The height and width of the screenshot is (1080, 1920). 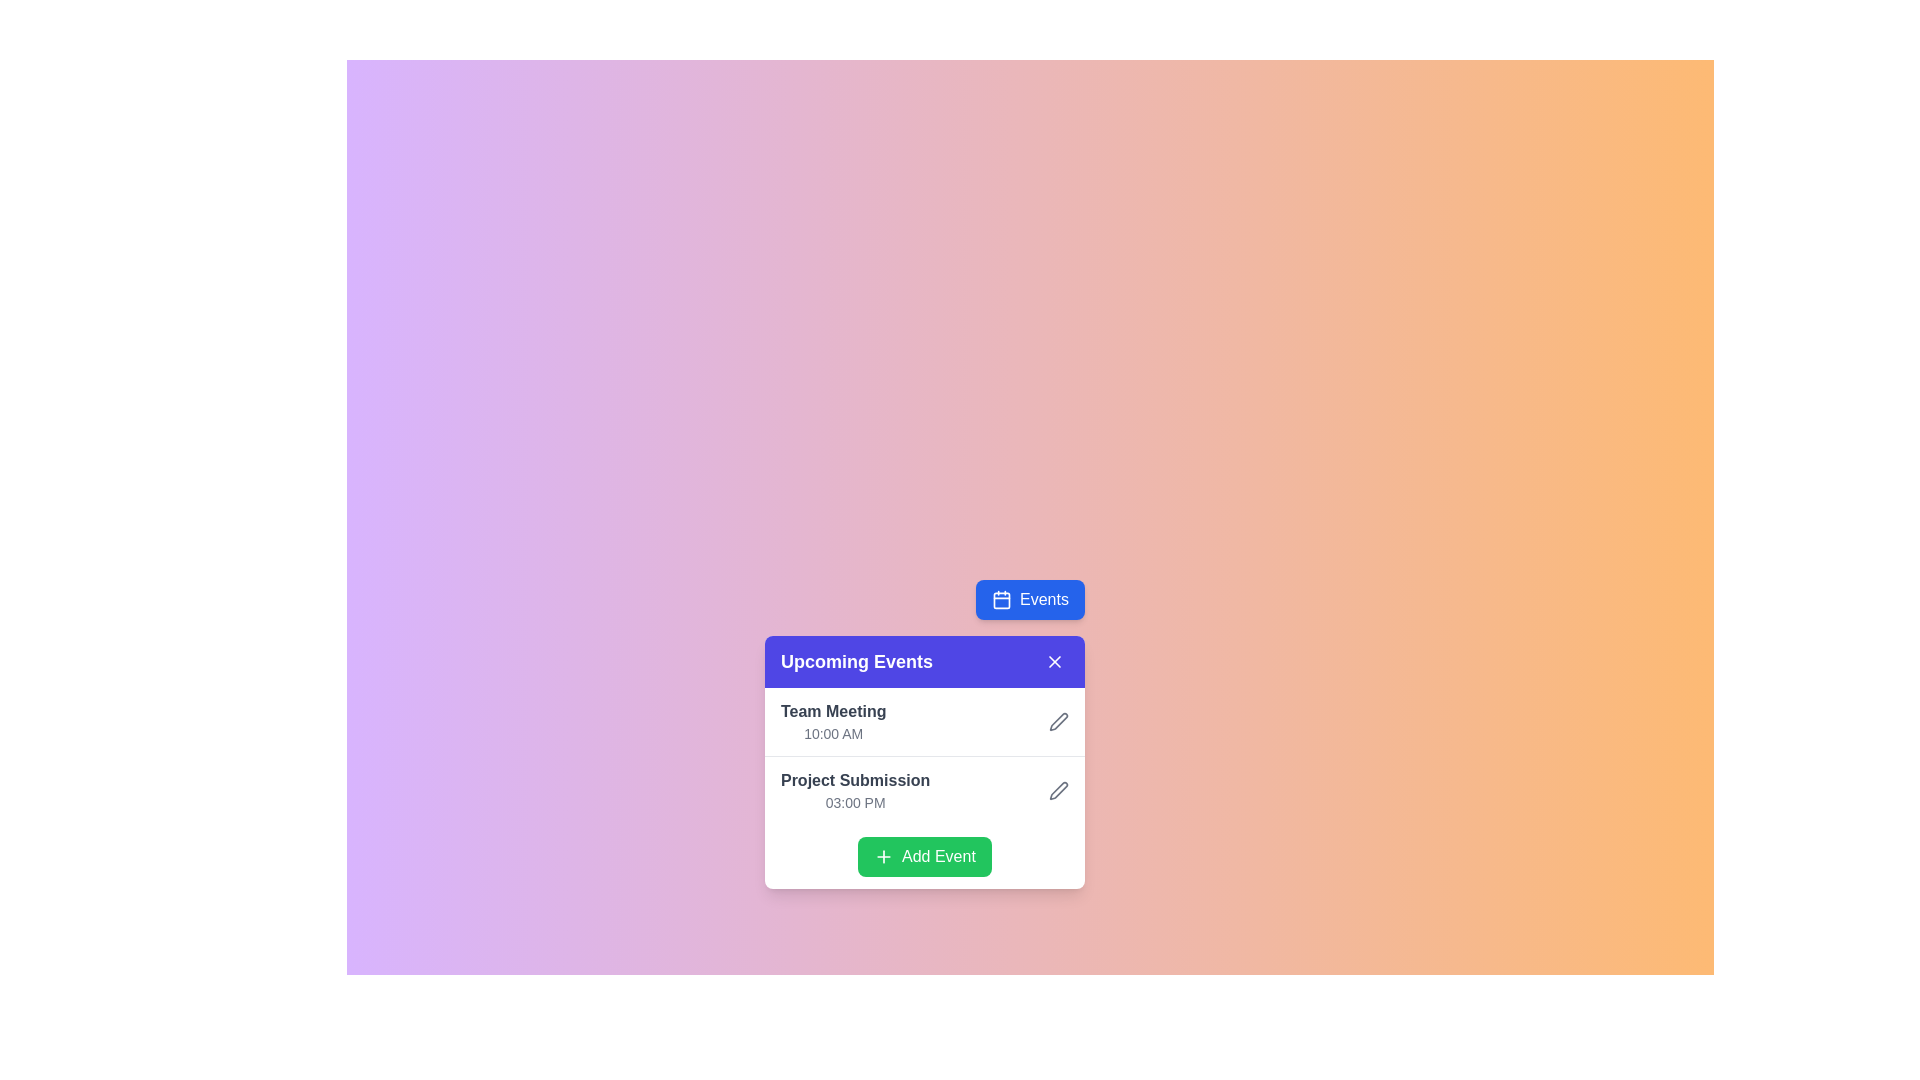 What do you see at coordinates (923, 855) in the screenshot?
I see `the 'Add Event' button` at bounding box center [923, 855].